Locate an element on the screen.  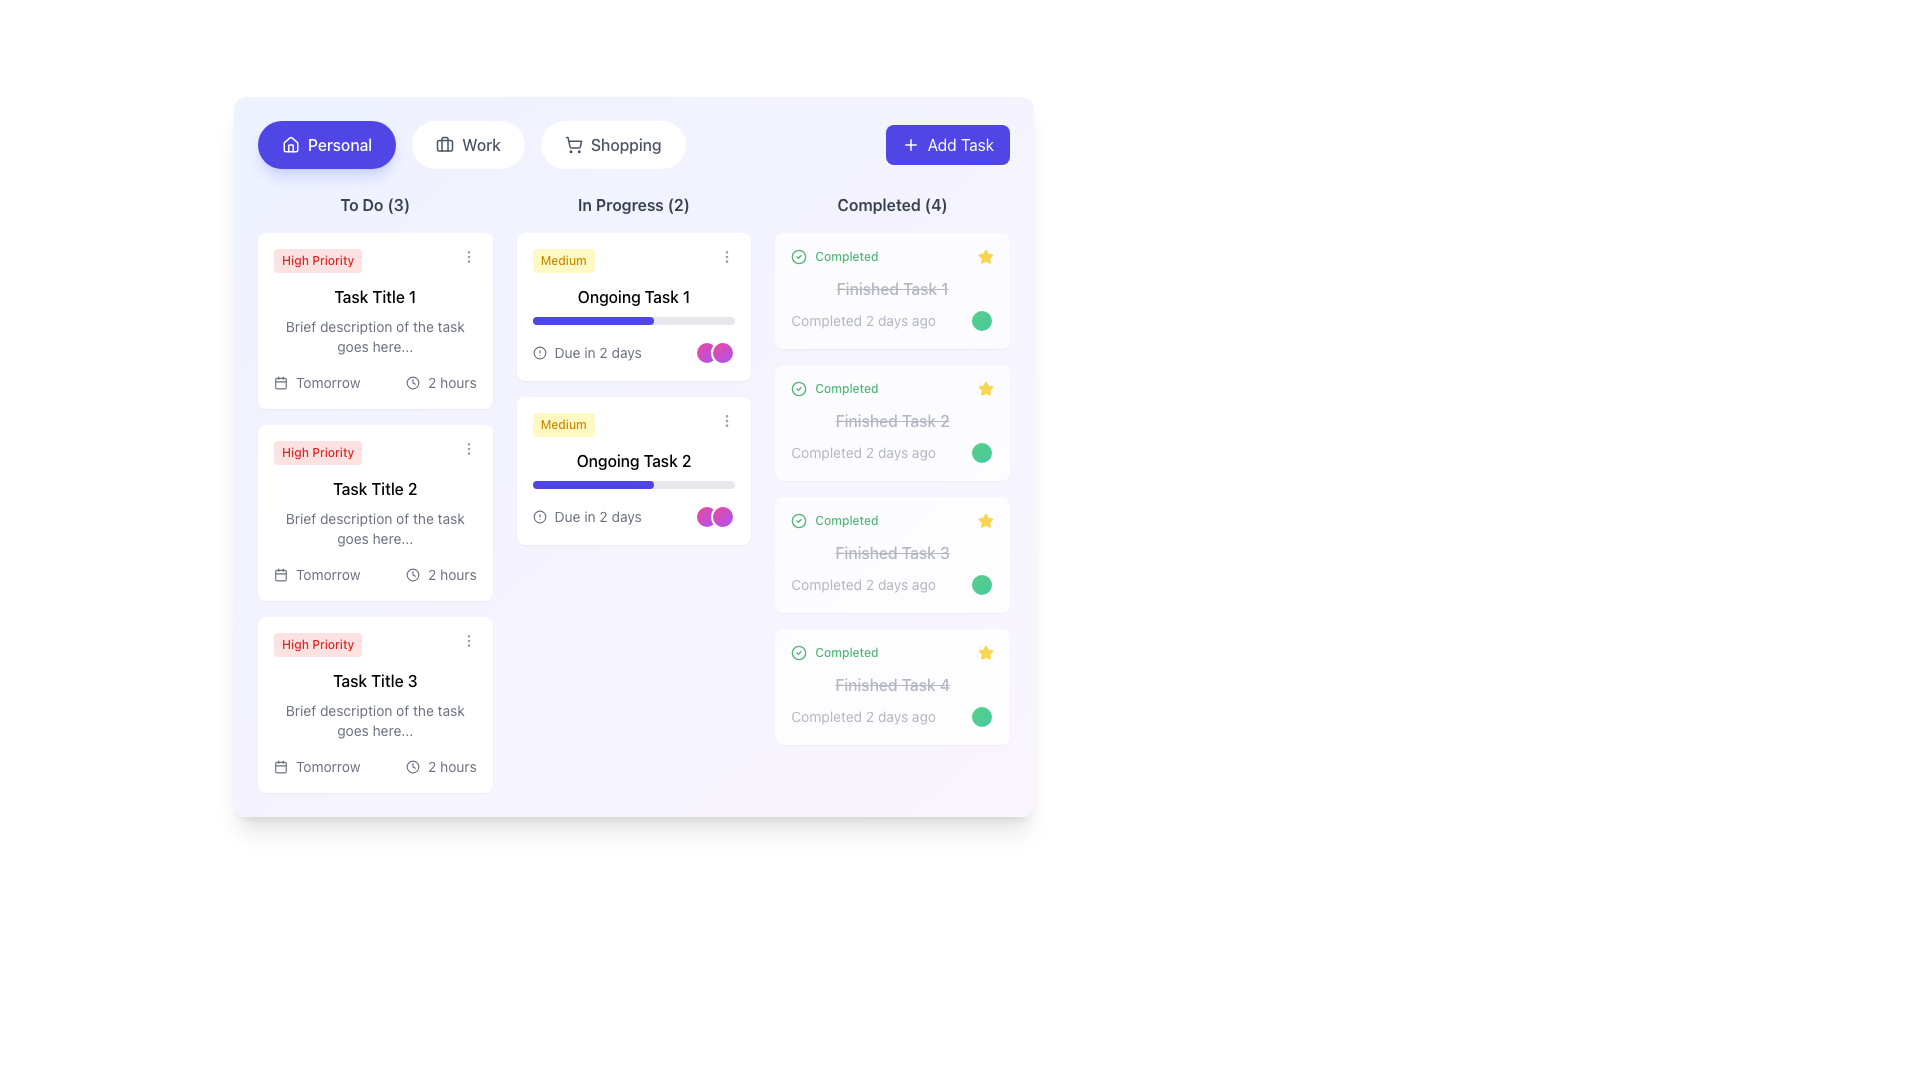
the Text label providing additional contextual information about the task in the 'Task Title 2' card located in the 'To Do' column, positioned below the title 'Task Title 2' is located at coordinates (375, 527).